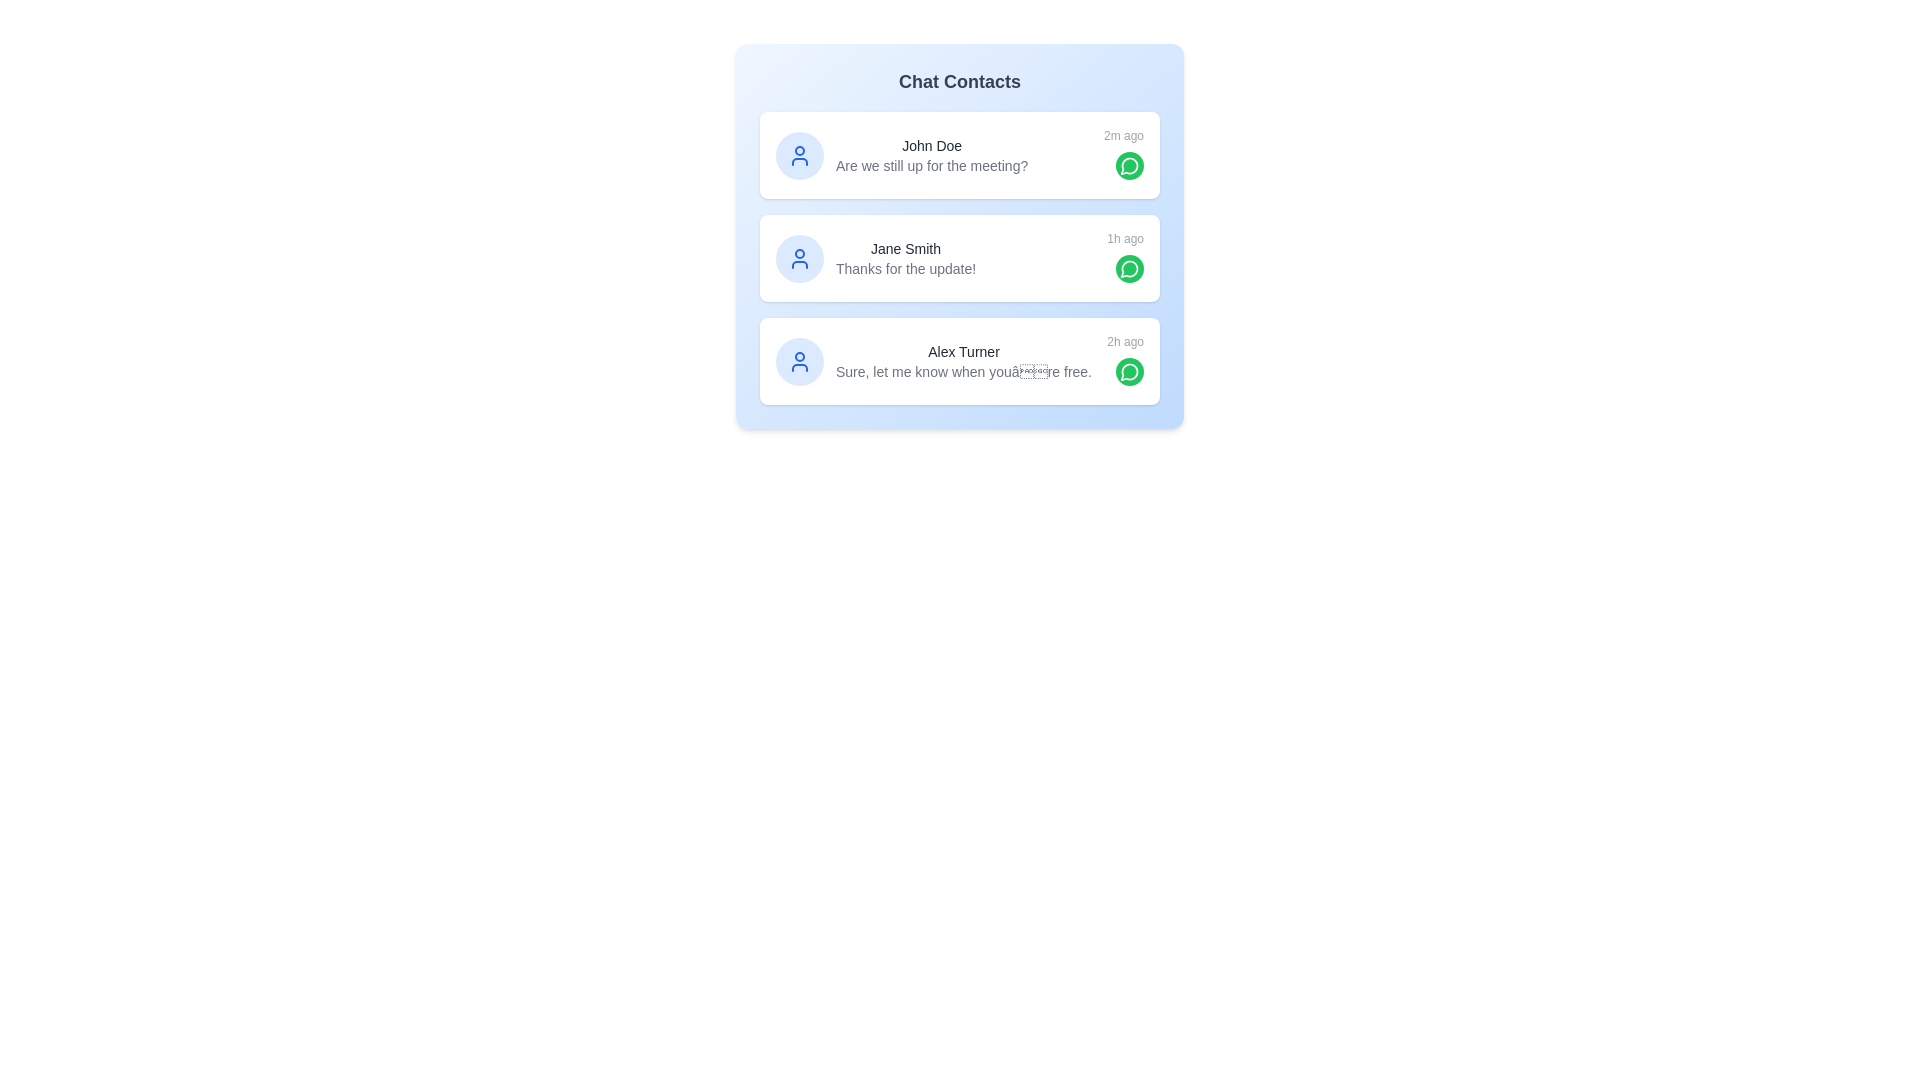 Image resolution: width=1920 pixels, height=1080 pixels. Describe the element at coordinates (960, 257) in the screenshot. I see `the contact Jane Smith to view its hover effects` at that location.